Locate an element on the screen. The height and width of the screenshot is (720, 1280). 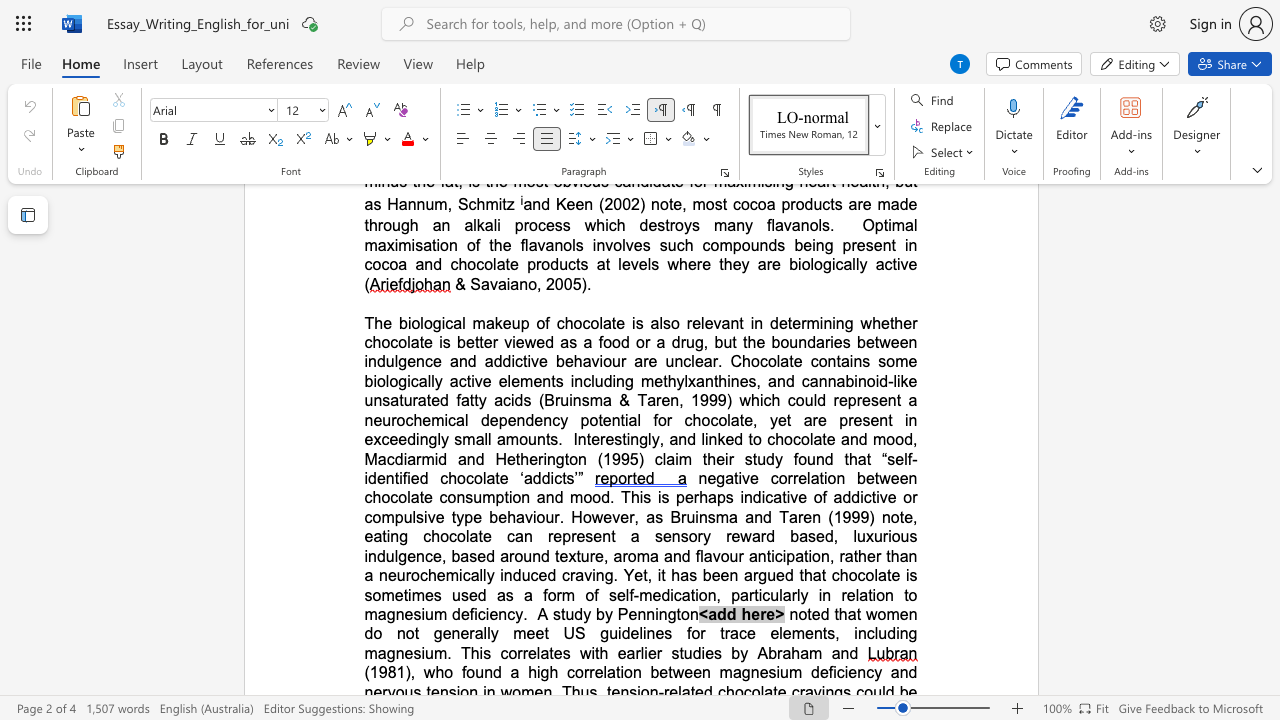
the space between the continuous character "r" and "h" in the text is located at coordinates (700, 496).